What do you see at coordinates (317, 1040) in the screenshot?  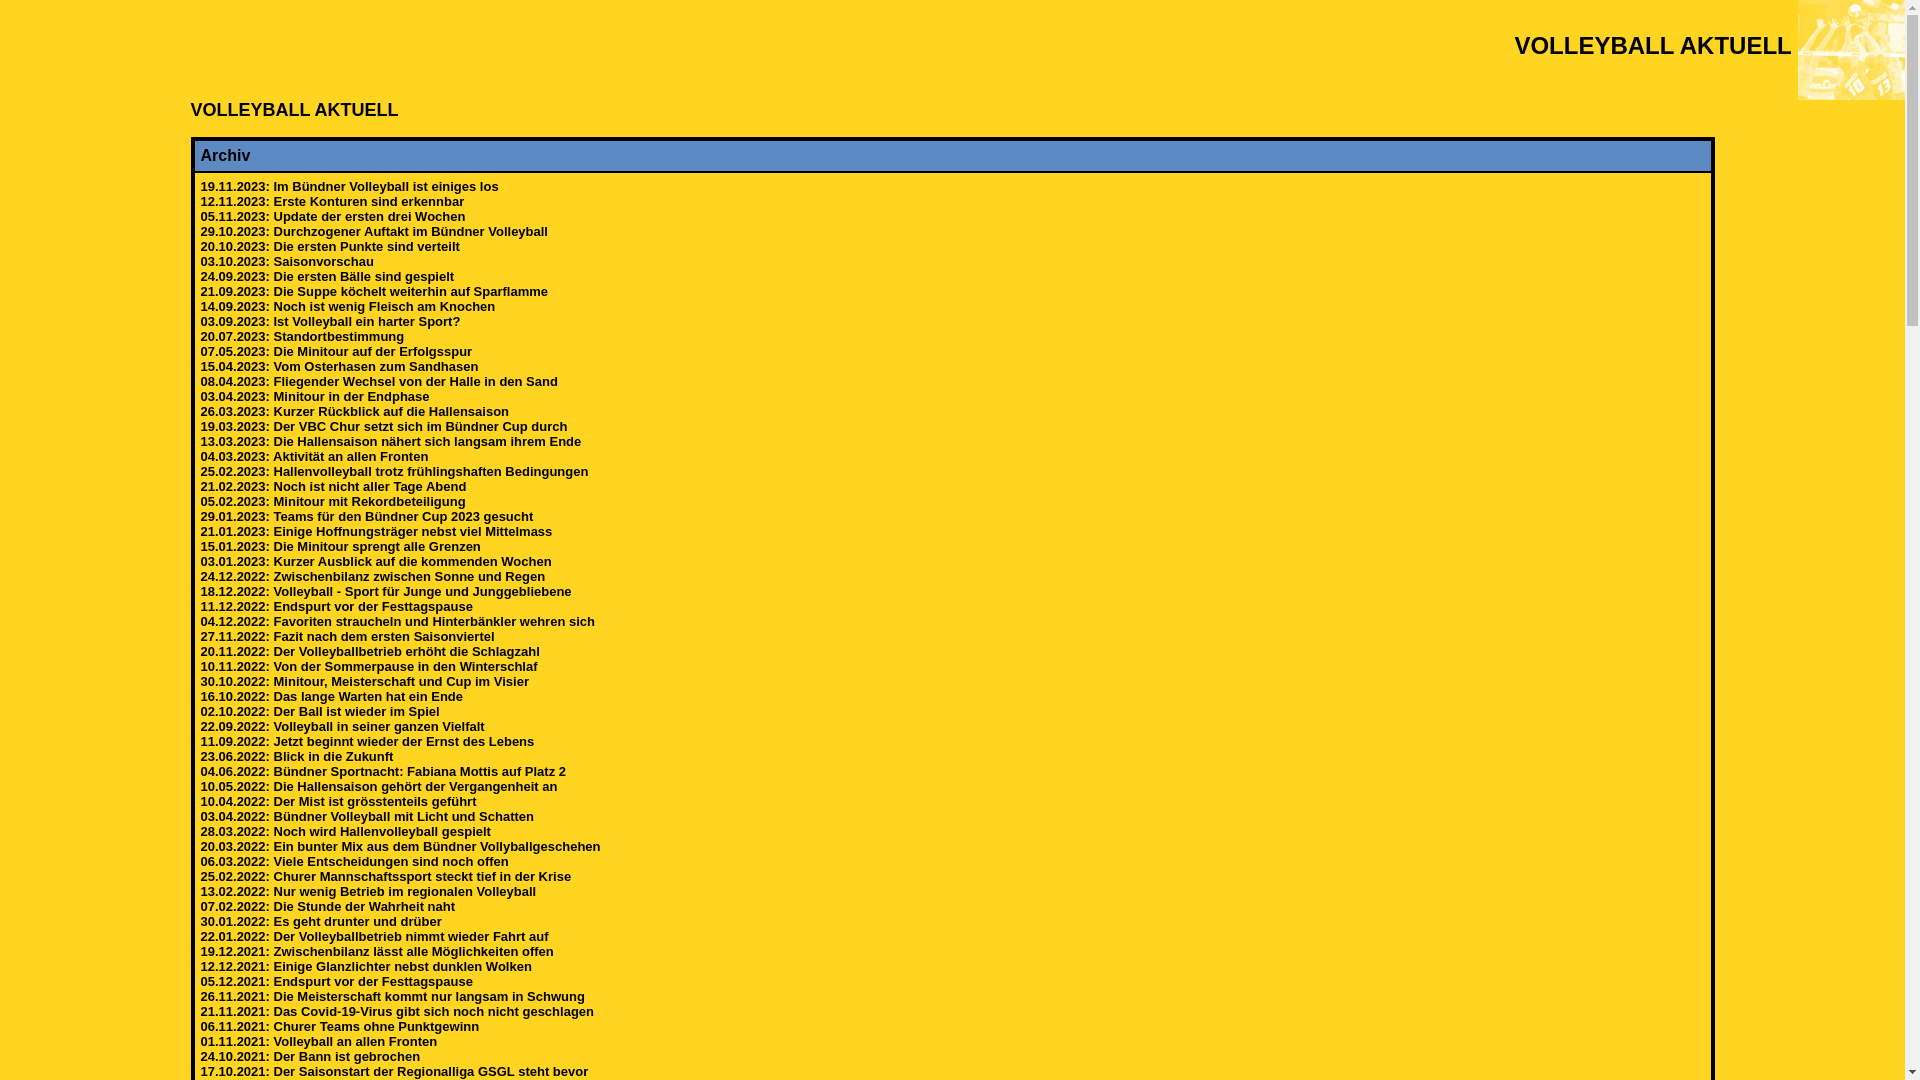 I see `'01.11.2021: Volleyball an allen Fronten'` at bounding box center [317, 1040].